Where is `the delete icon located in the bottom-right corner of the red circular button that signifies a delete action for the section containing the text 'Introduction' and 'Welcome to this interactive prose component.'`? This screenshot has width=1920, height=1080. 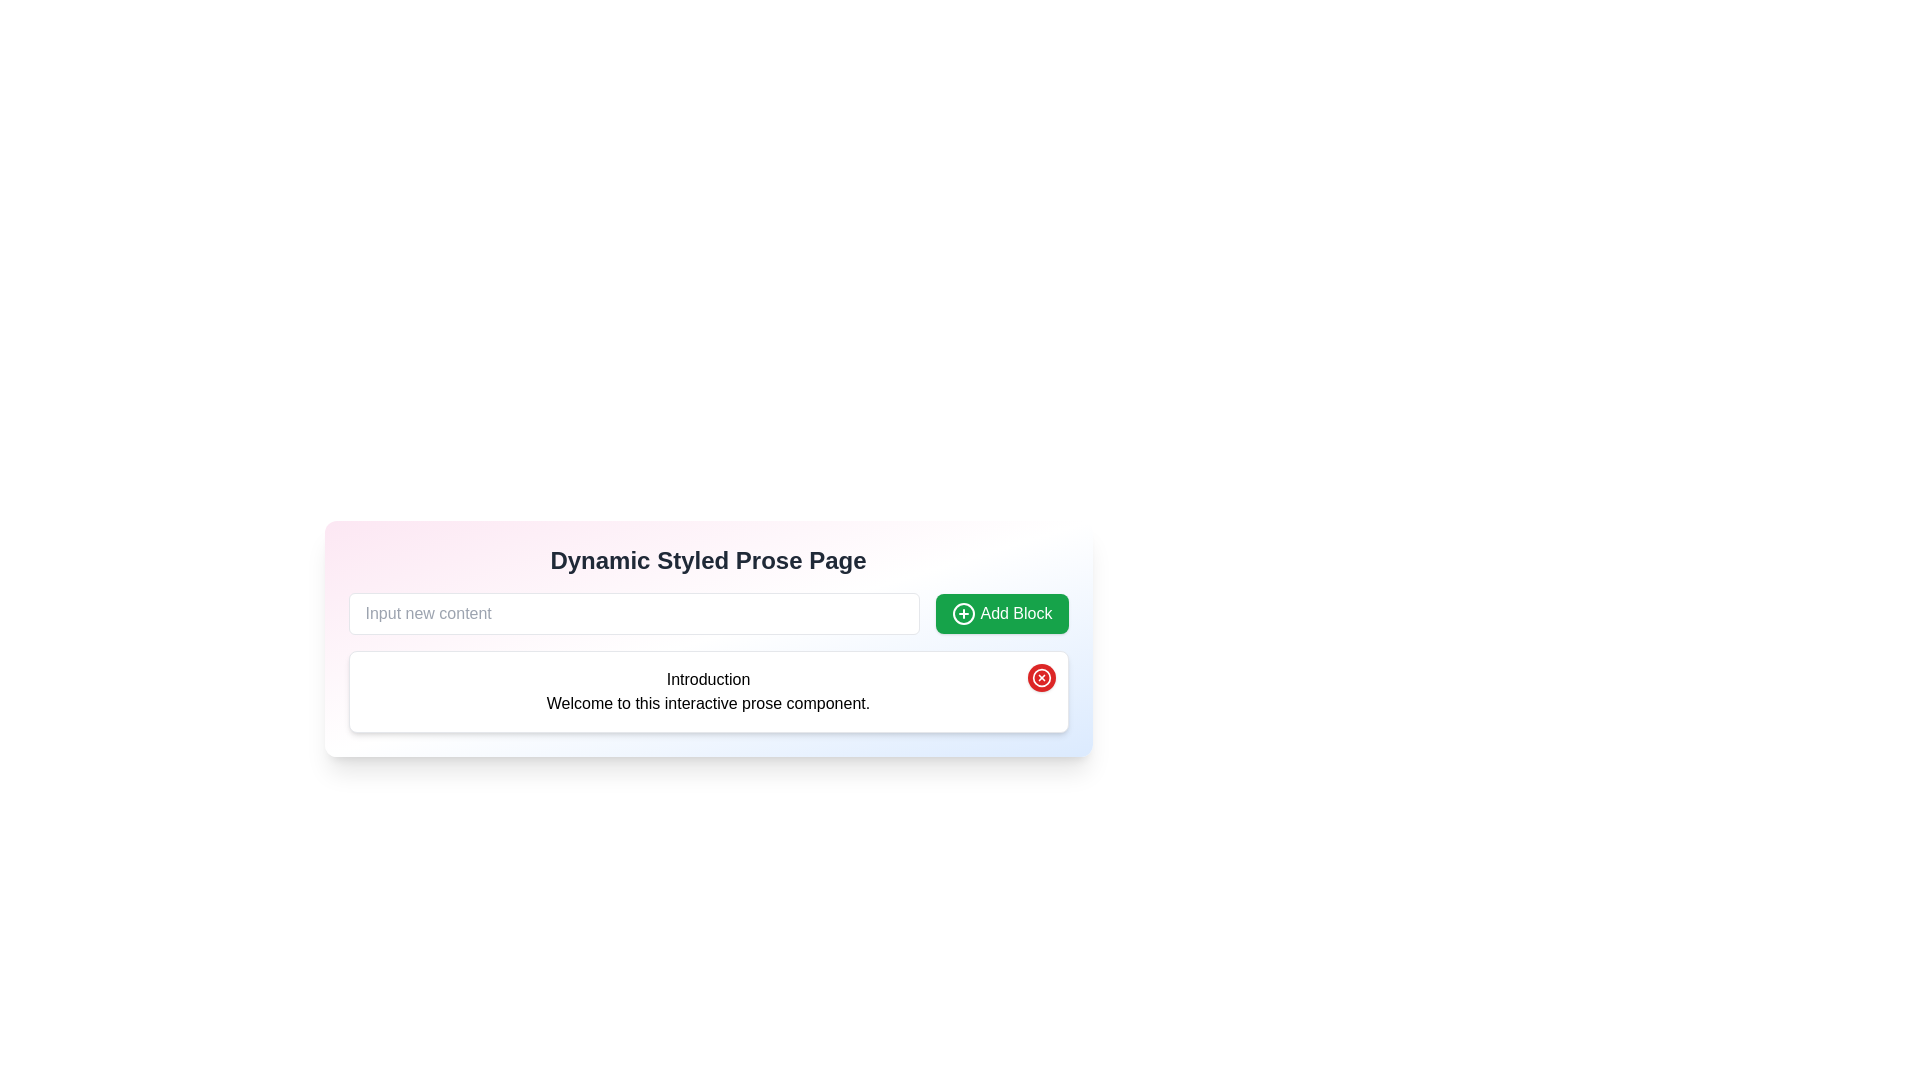
the delete icon located in the bottom-right corner of the red circular button that signifies a delete action for the section containing the text 'Introduction' and 'Welcome to this interactive prose component.' is located at coordinates (1040, 677).